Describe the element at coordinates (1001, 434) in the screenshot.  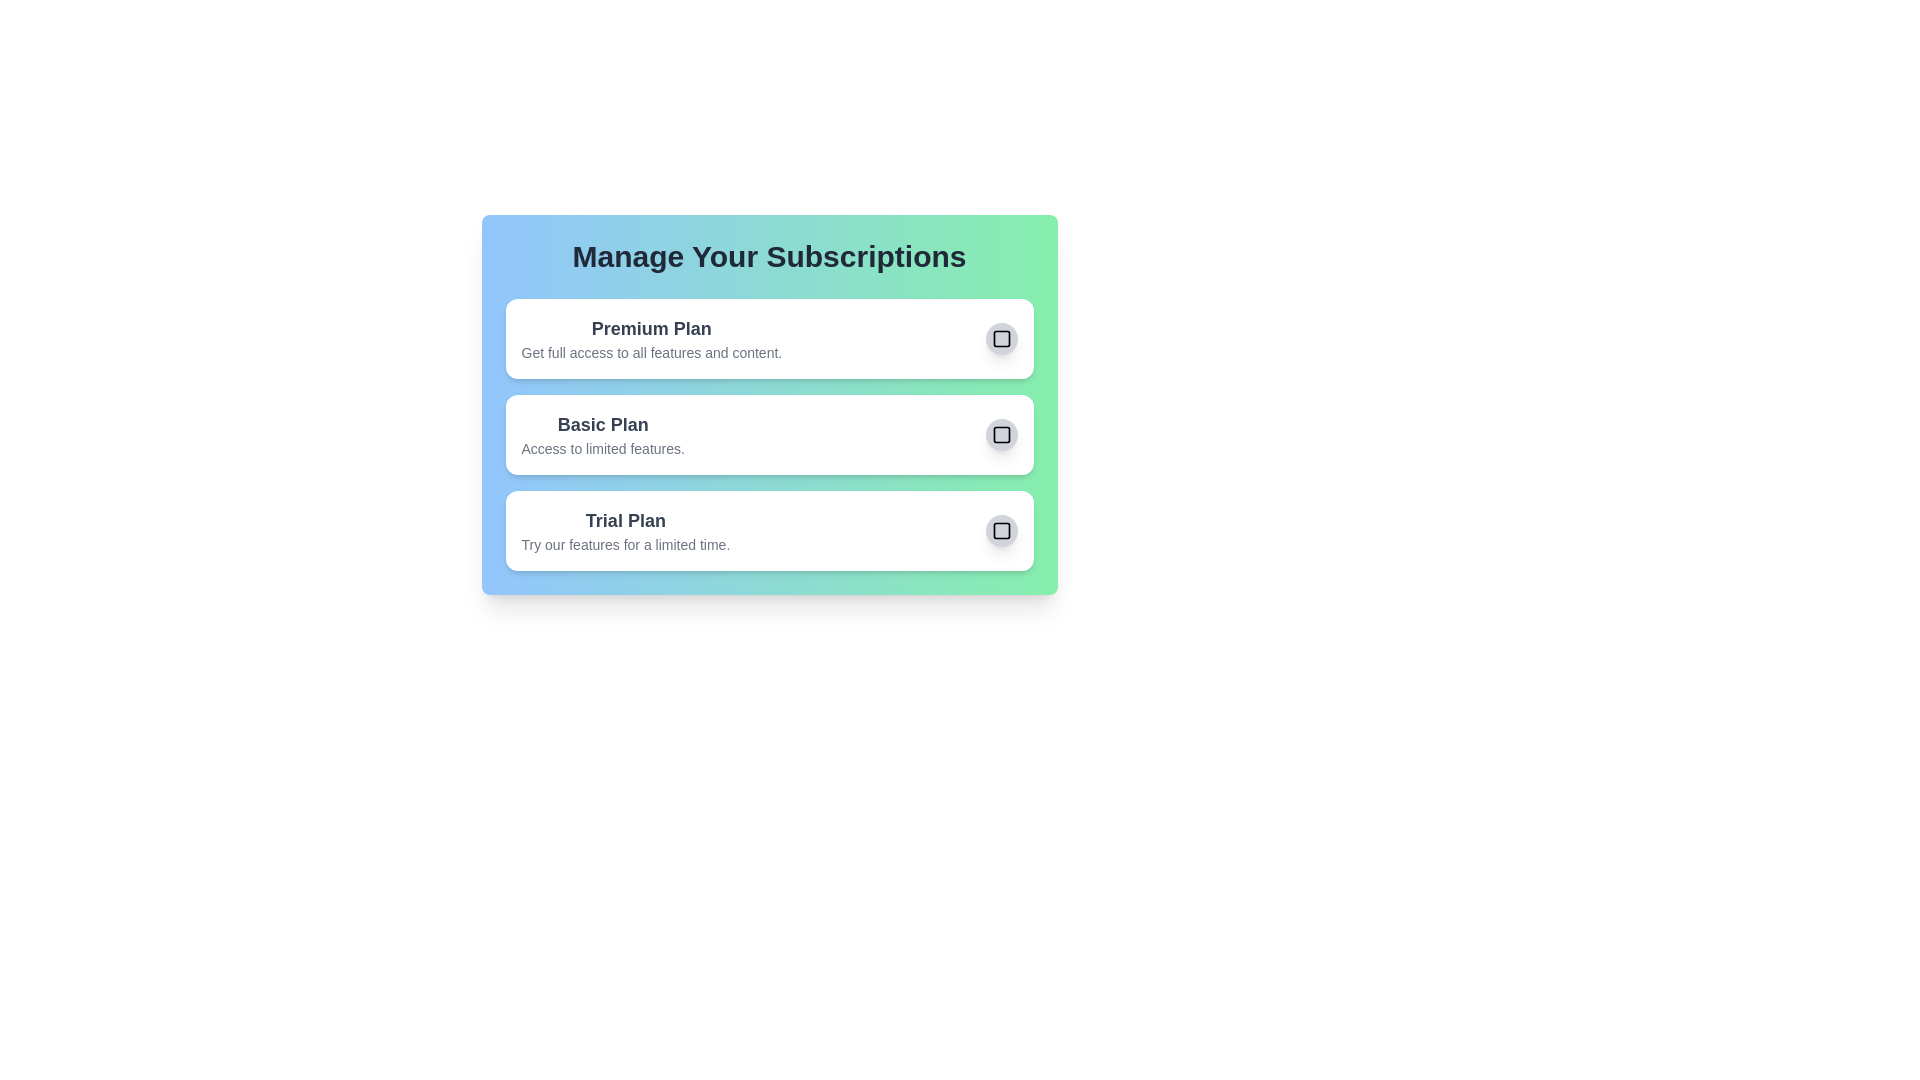
I see `the Square icon within the interactive button adjacent to the 'Basic Plan' section` at that location.